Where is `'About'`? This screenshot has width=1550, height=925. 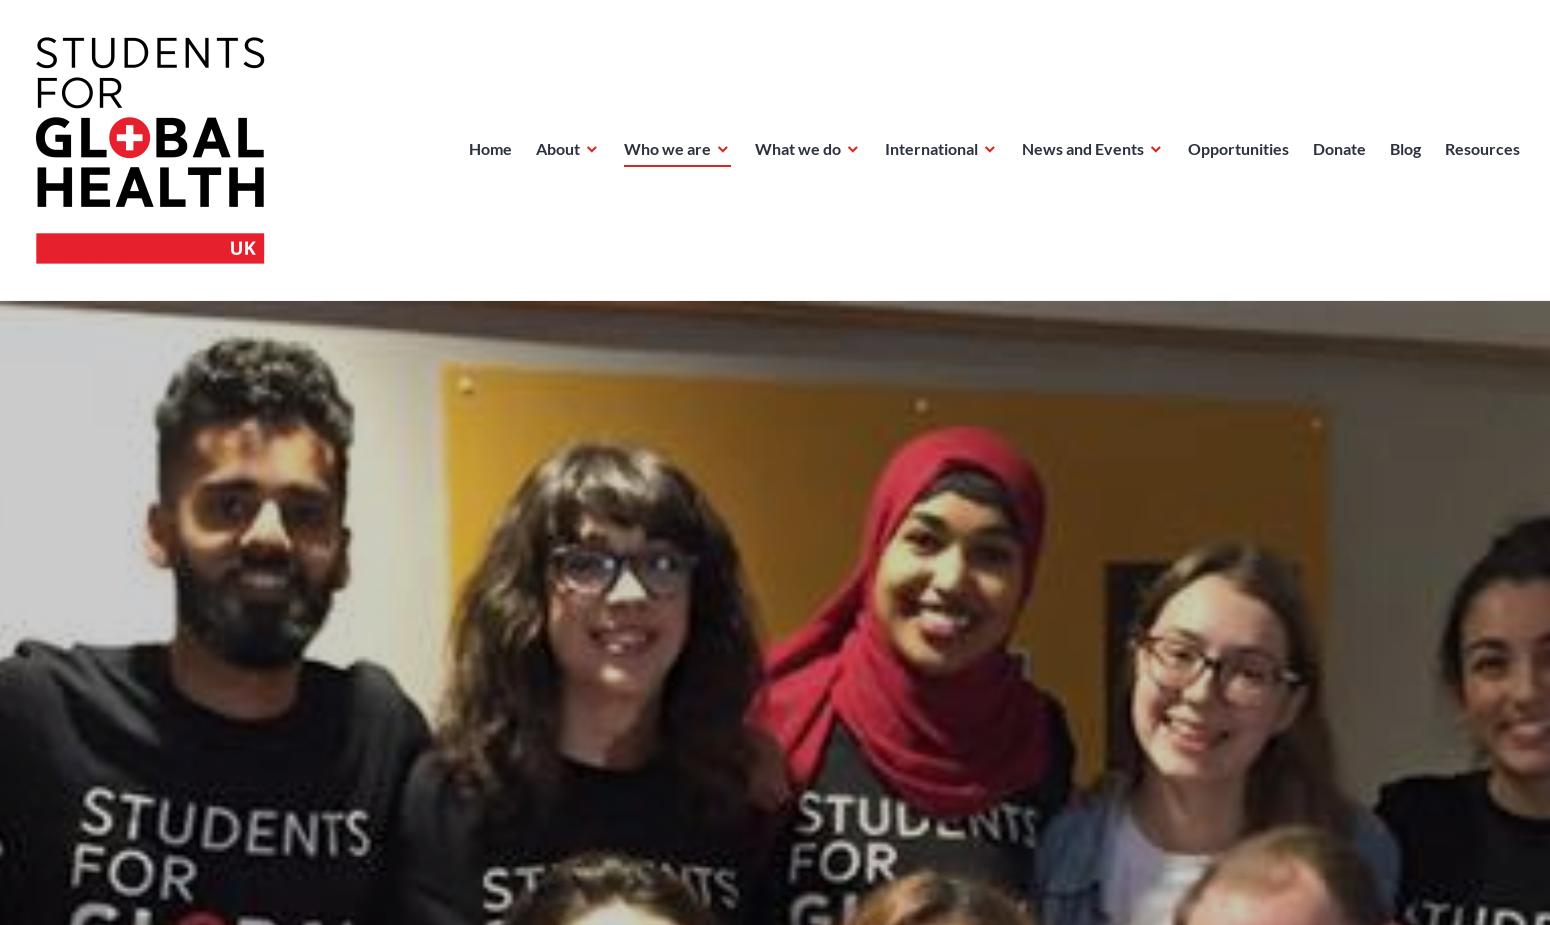 'About' is located at coordinates (558, 147).